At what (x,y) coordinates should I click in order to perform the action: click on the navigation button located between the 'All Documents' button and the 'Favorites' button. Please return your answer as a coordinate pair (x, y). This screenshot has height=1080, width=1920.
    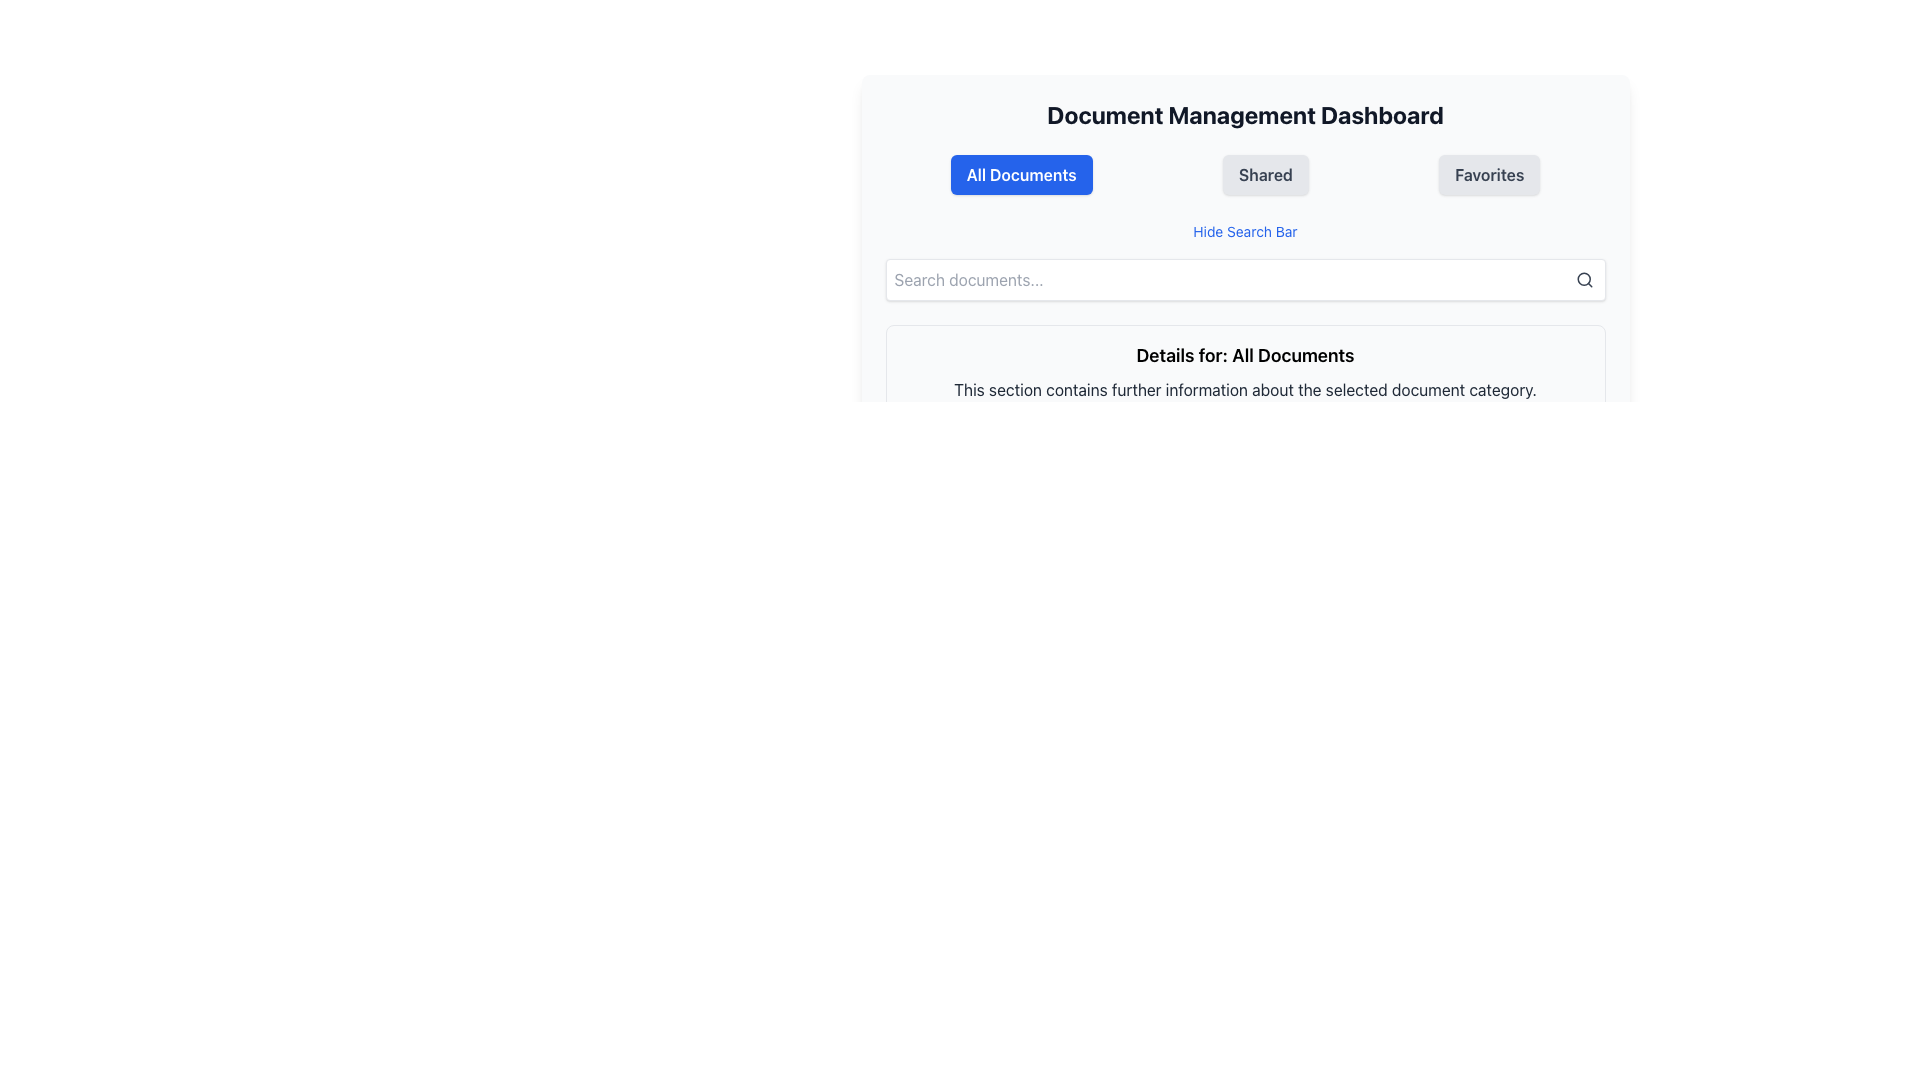
    Looking at the image, I should click on (1264, 173).